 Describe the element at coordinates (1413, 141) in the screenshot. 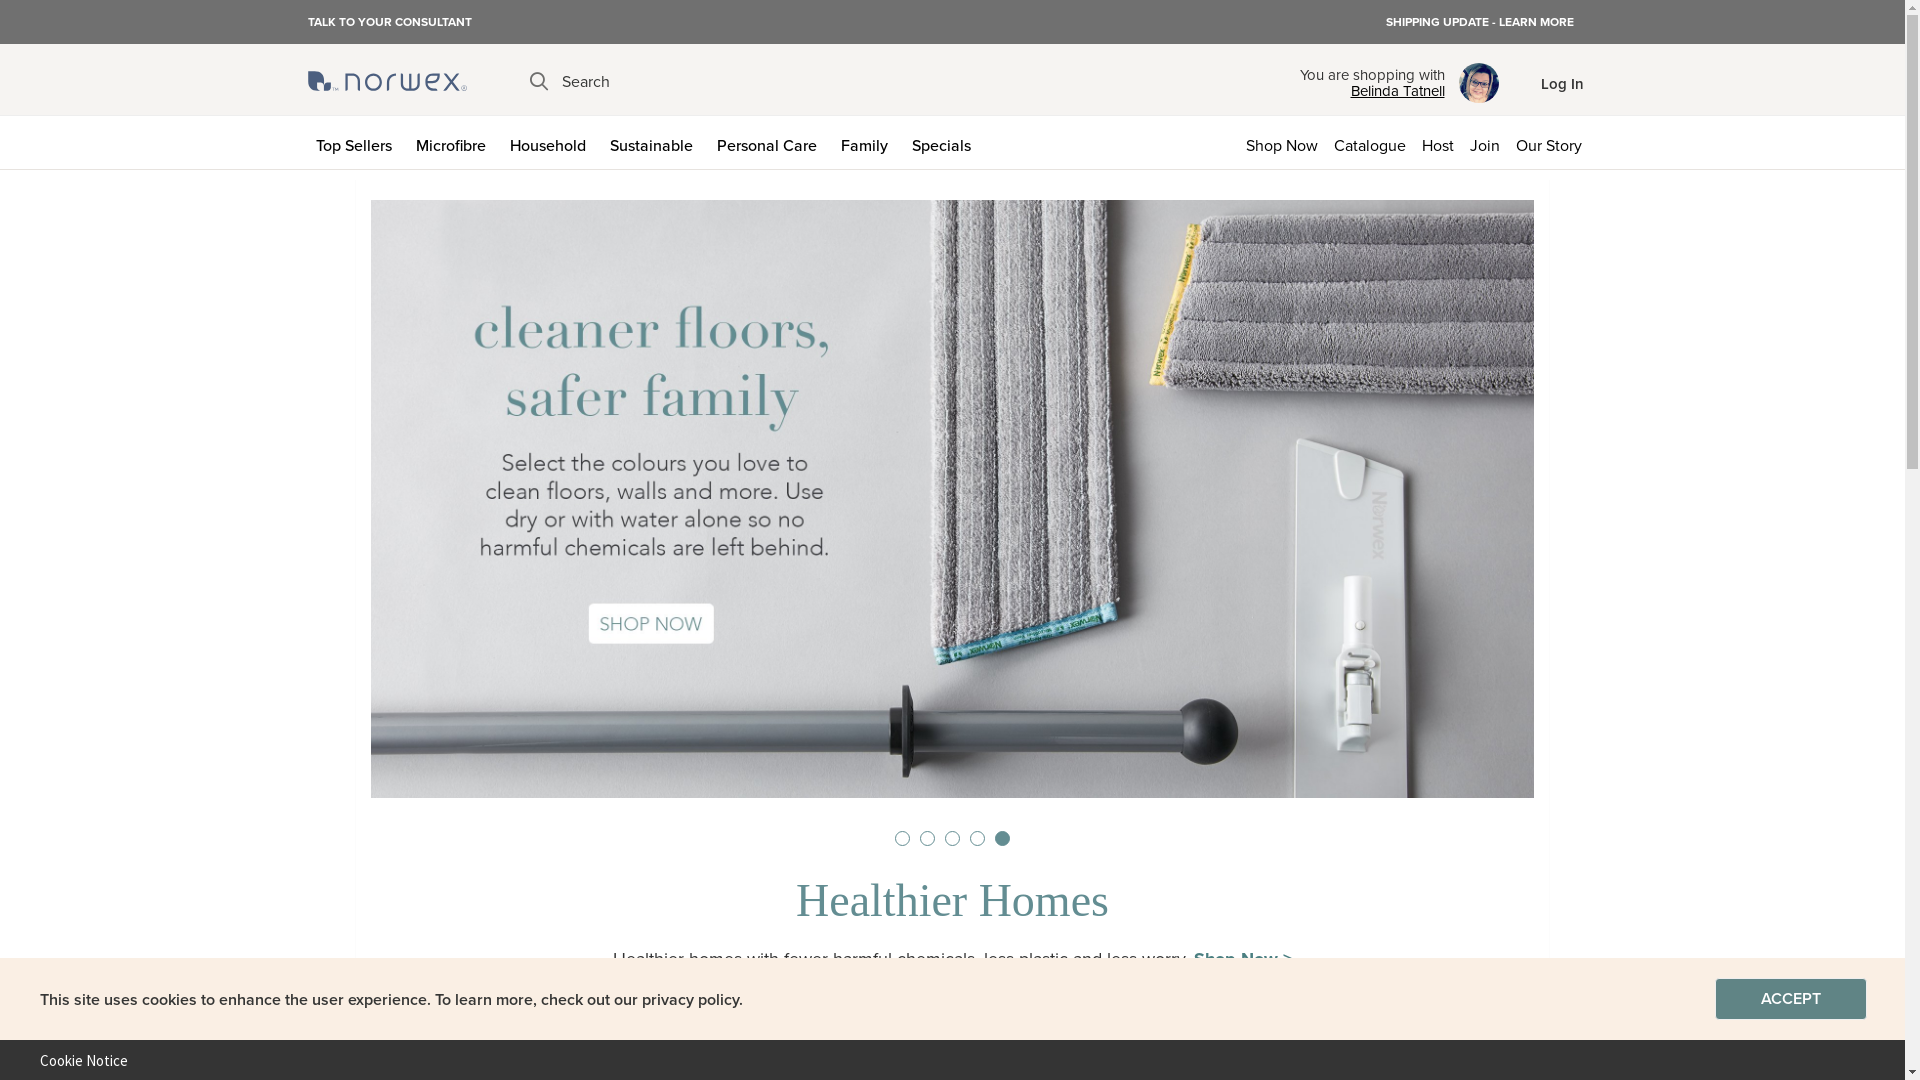

I see `'Host'` at that location.